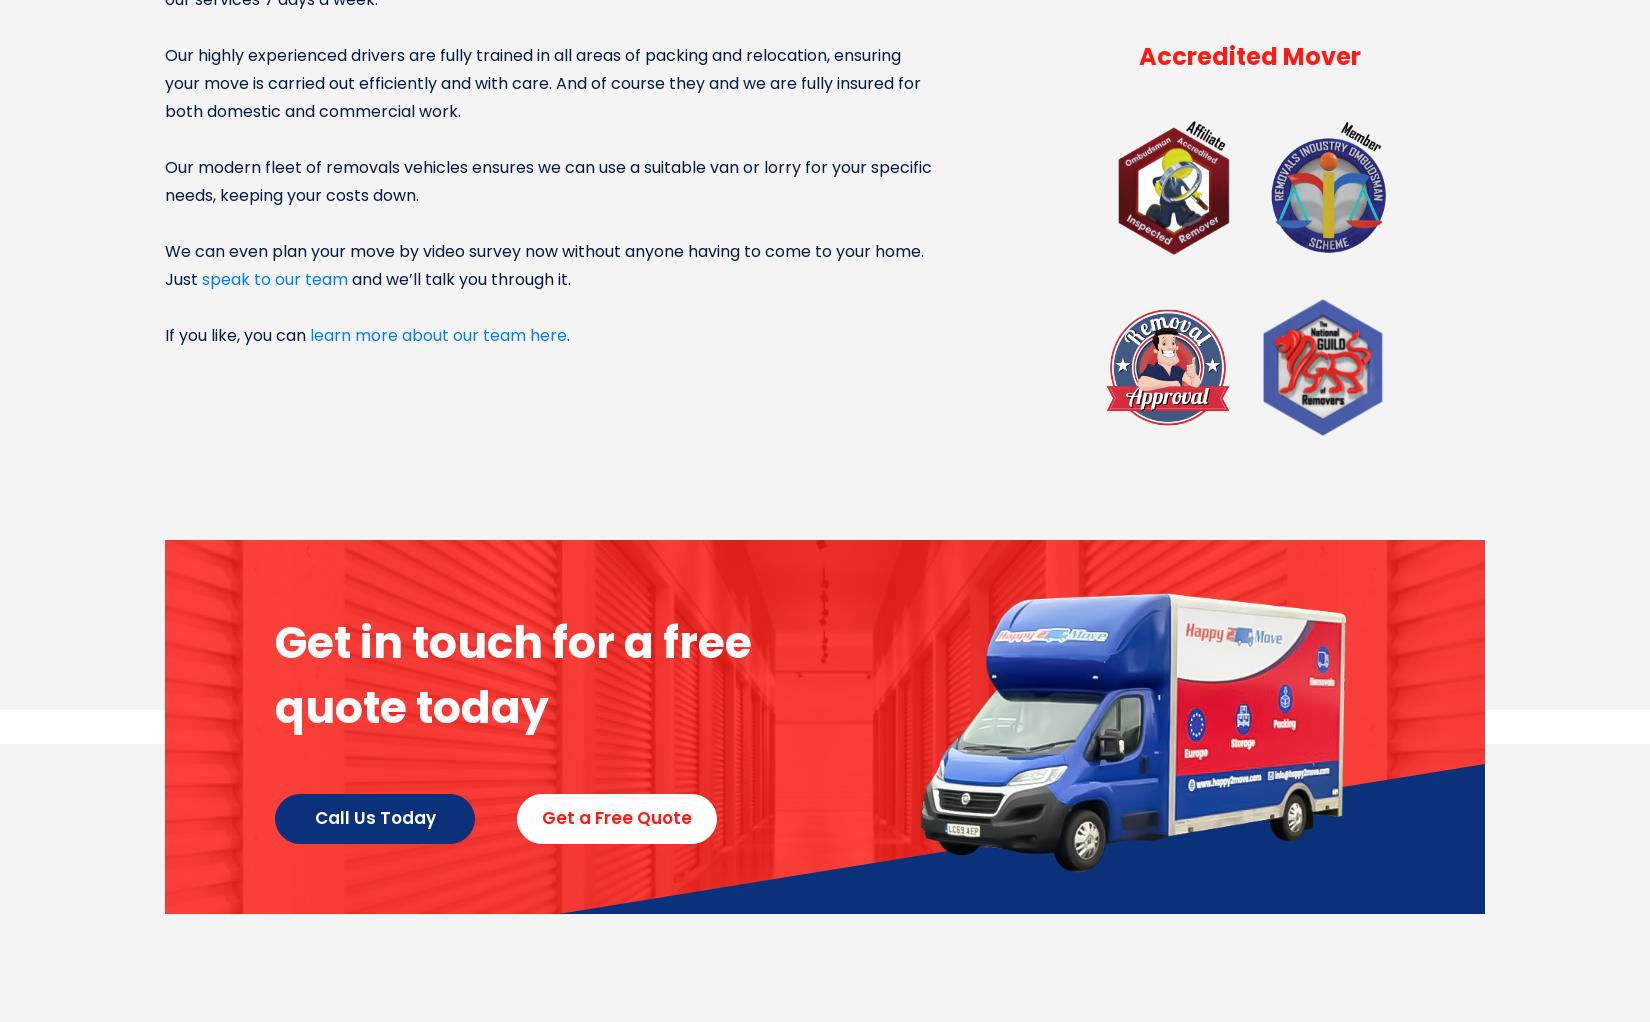 The width and height of the screenshot is (1650, 1022). What do you see at coordinates (458, 279) in the screenshot?
I see `'and we’ll talk you through it.'` at bounding box center [458, 279].